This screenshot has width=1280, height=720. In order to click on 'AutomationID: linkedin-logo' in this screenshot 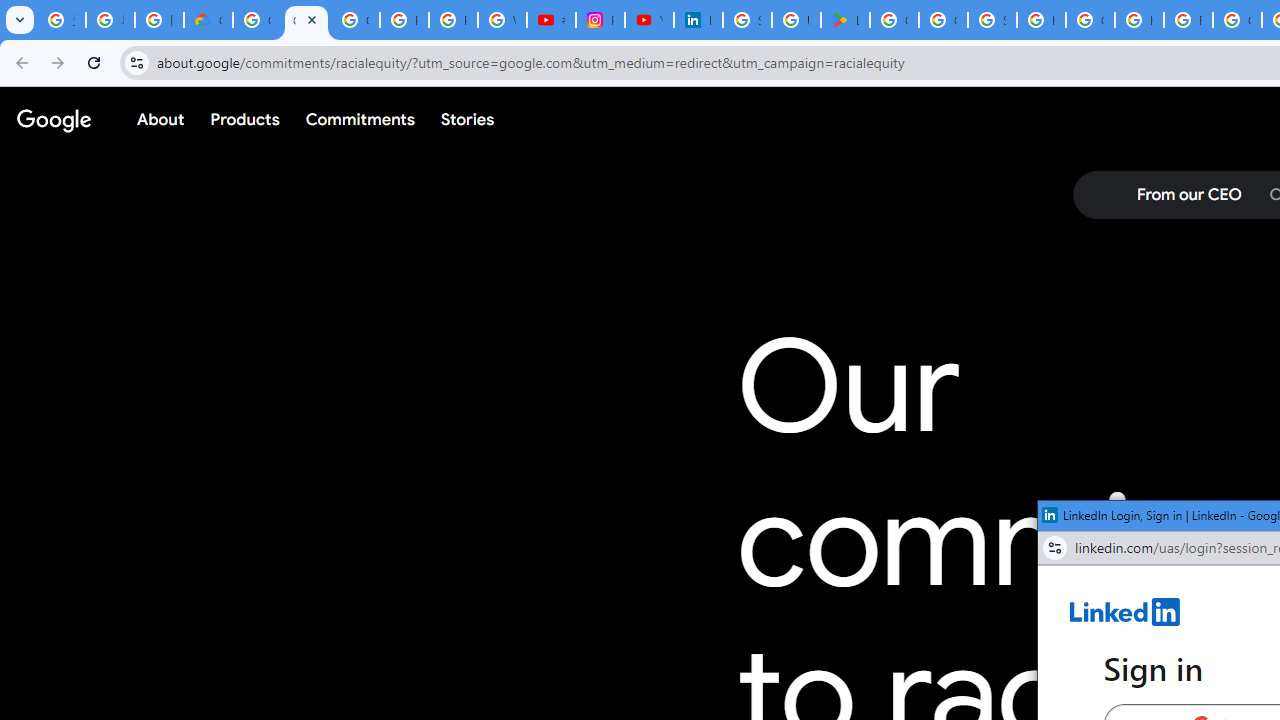, I will do `click(1125, 611)`.